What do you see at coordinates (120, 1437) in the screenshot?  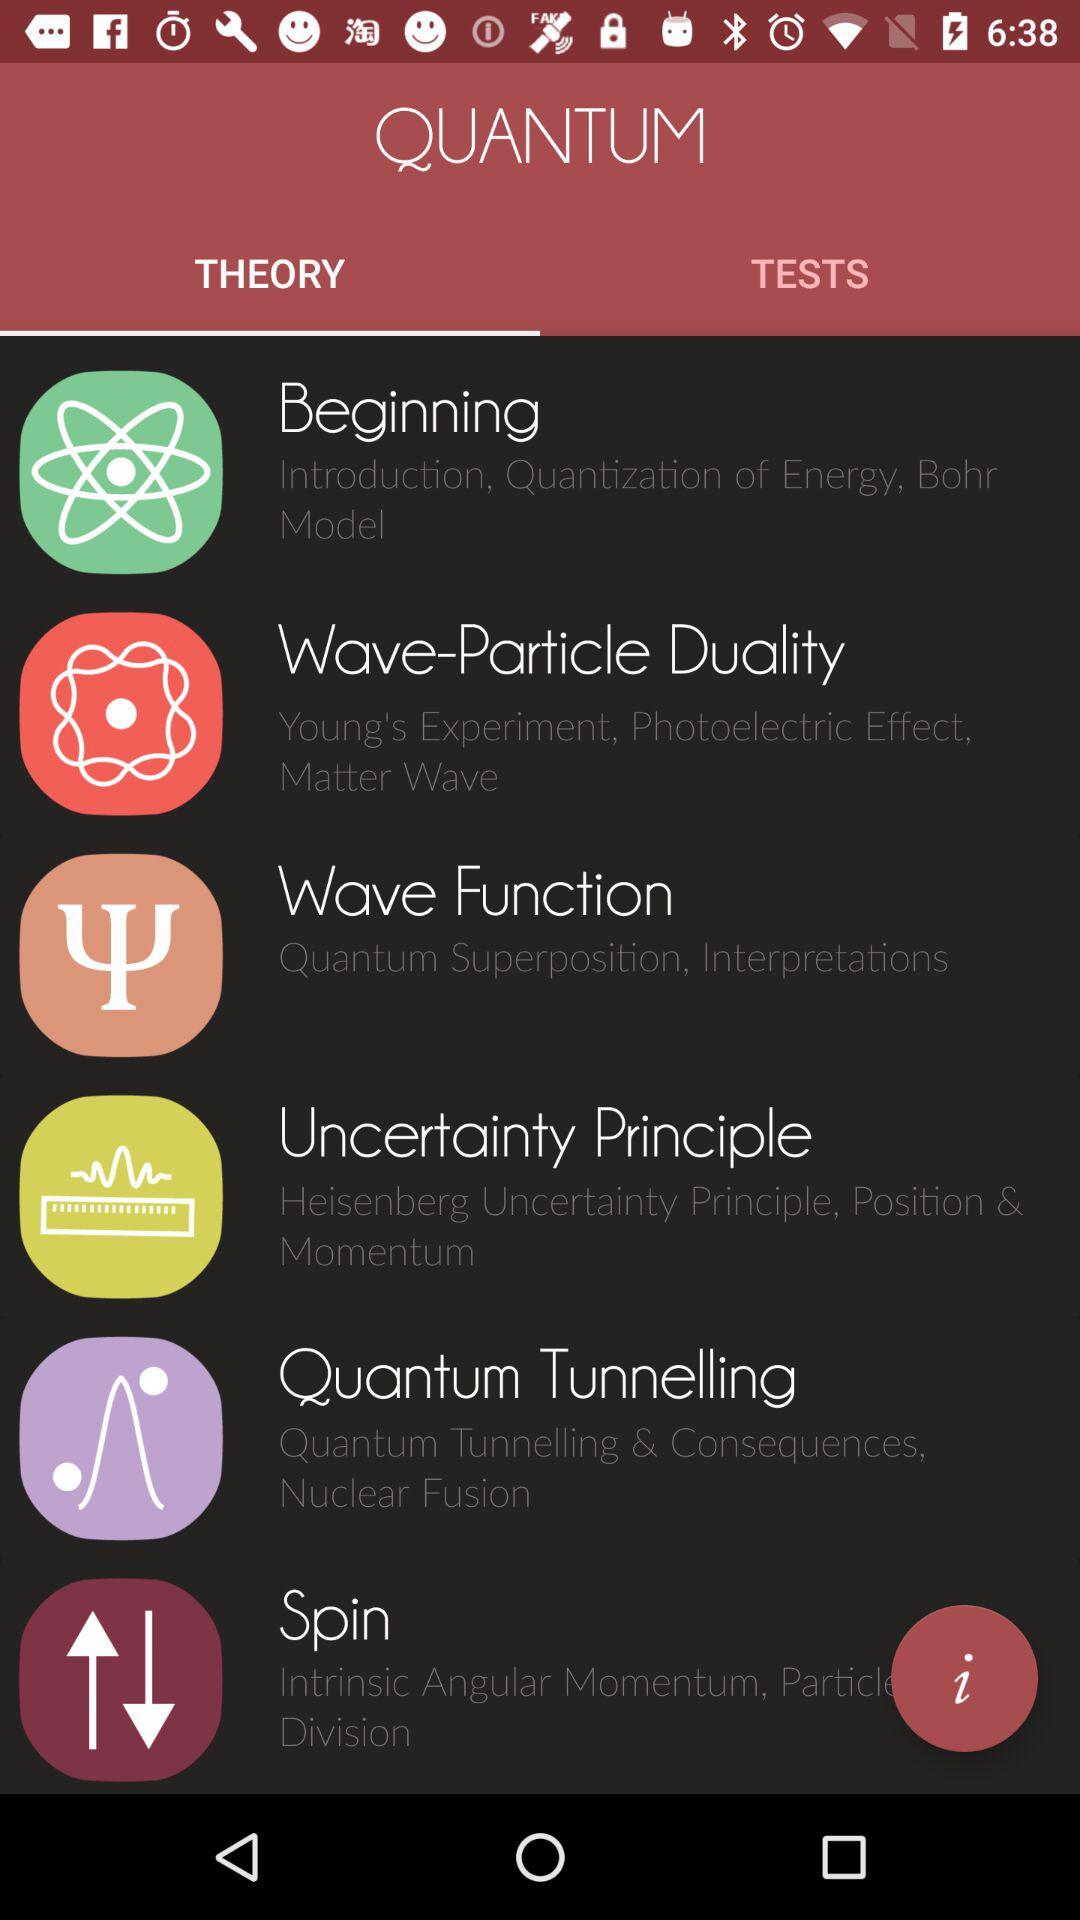 I see `the icon next to quantum tunnelling icon` at bounding box center [120, 1437].